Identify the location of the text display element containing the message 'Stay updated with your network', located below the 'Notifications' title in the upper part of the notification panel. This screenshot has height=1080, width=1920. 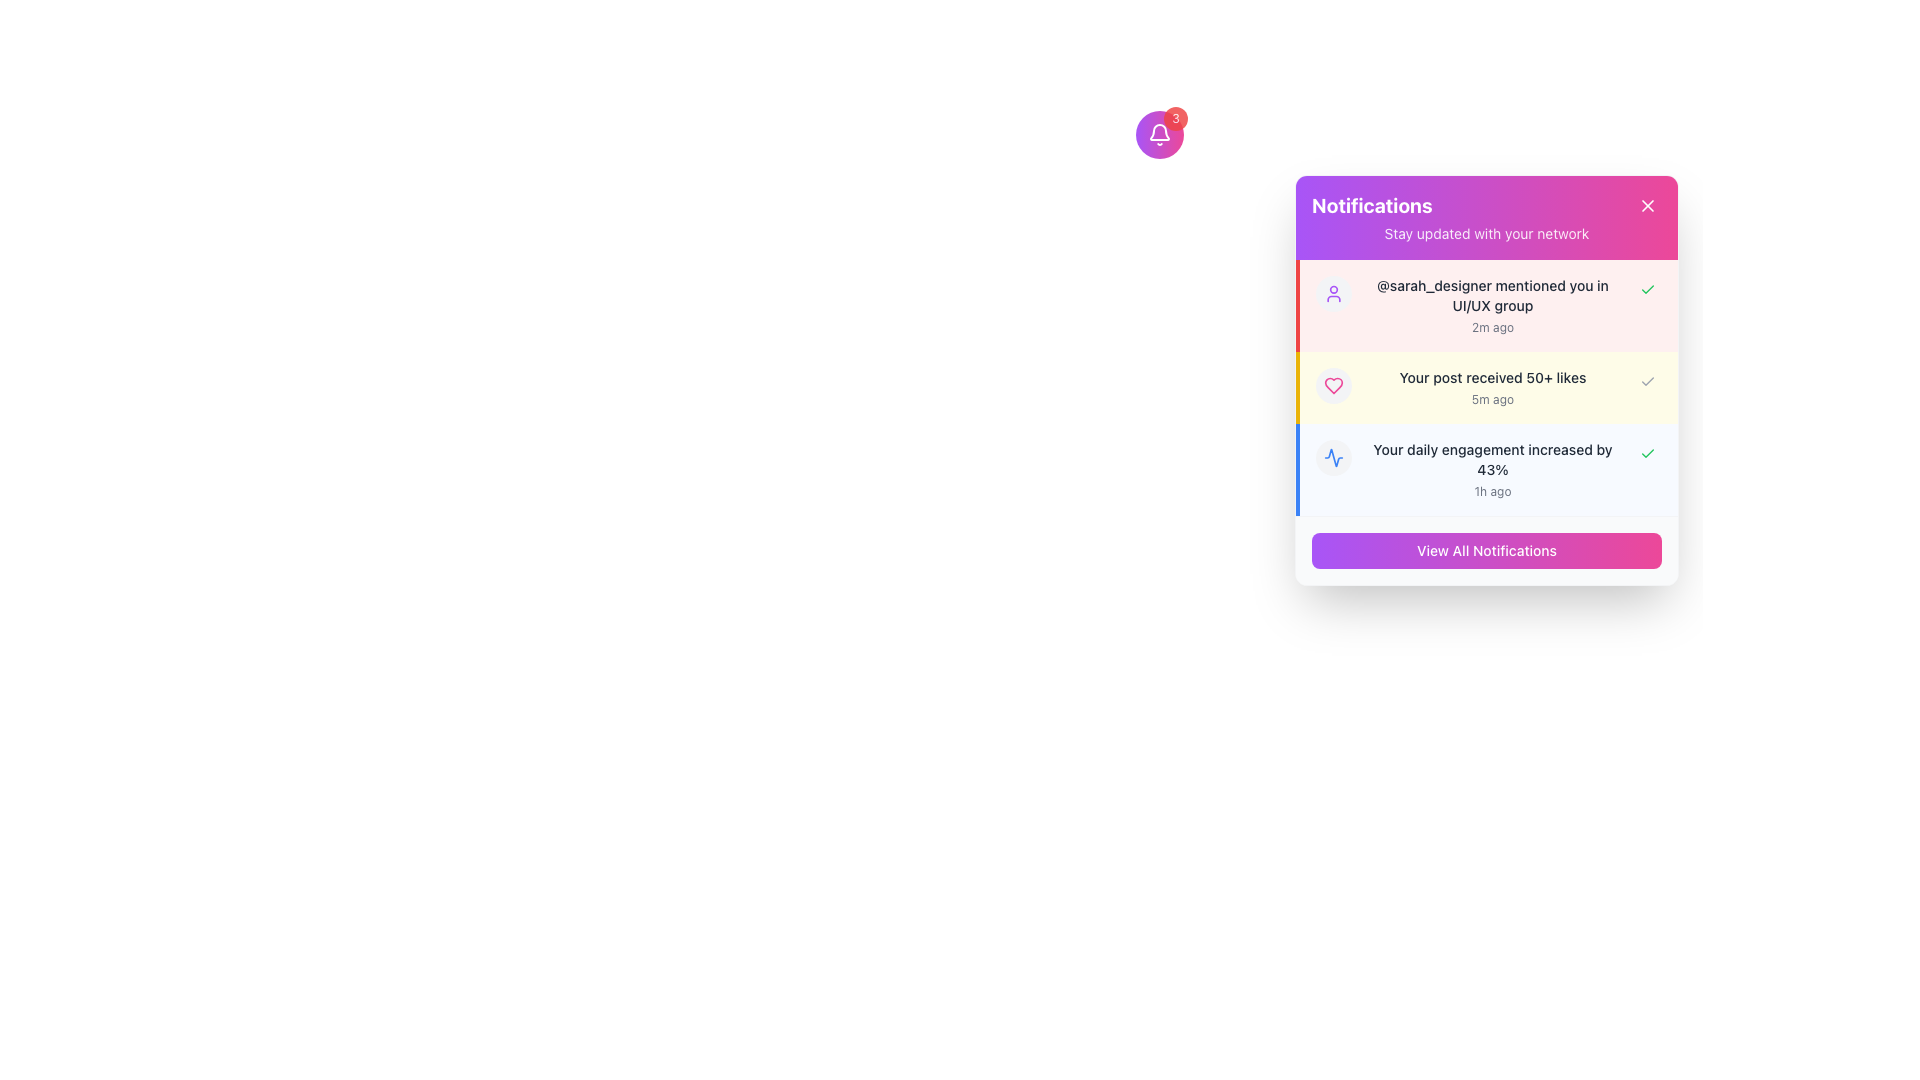
(1487, 233).